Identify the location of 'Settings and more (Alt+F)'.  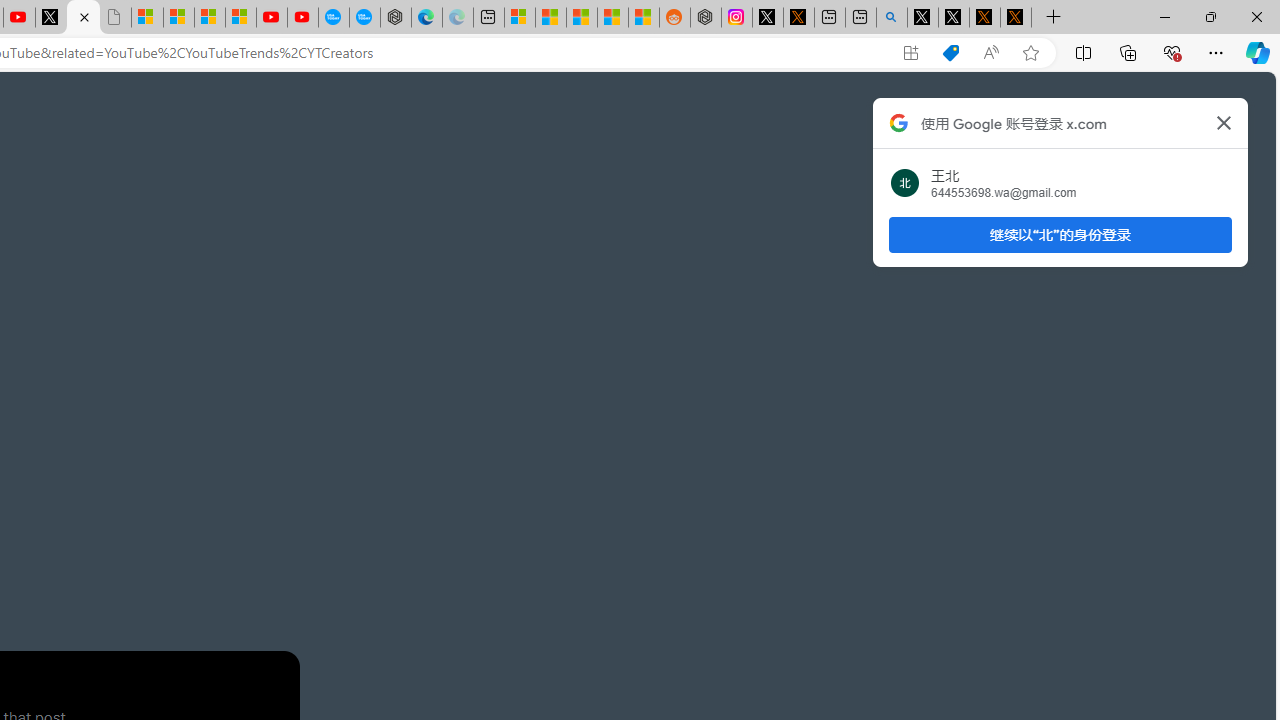
(1215, 51).